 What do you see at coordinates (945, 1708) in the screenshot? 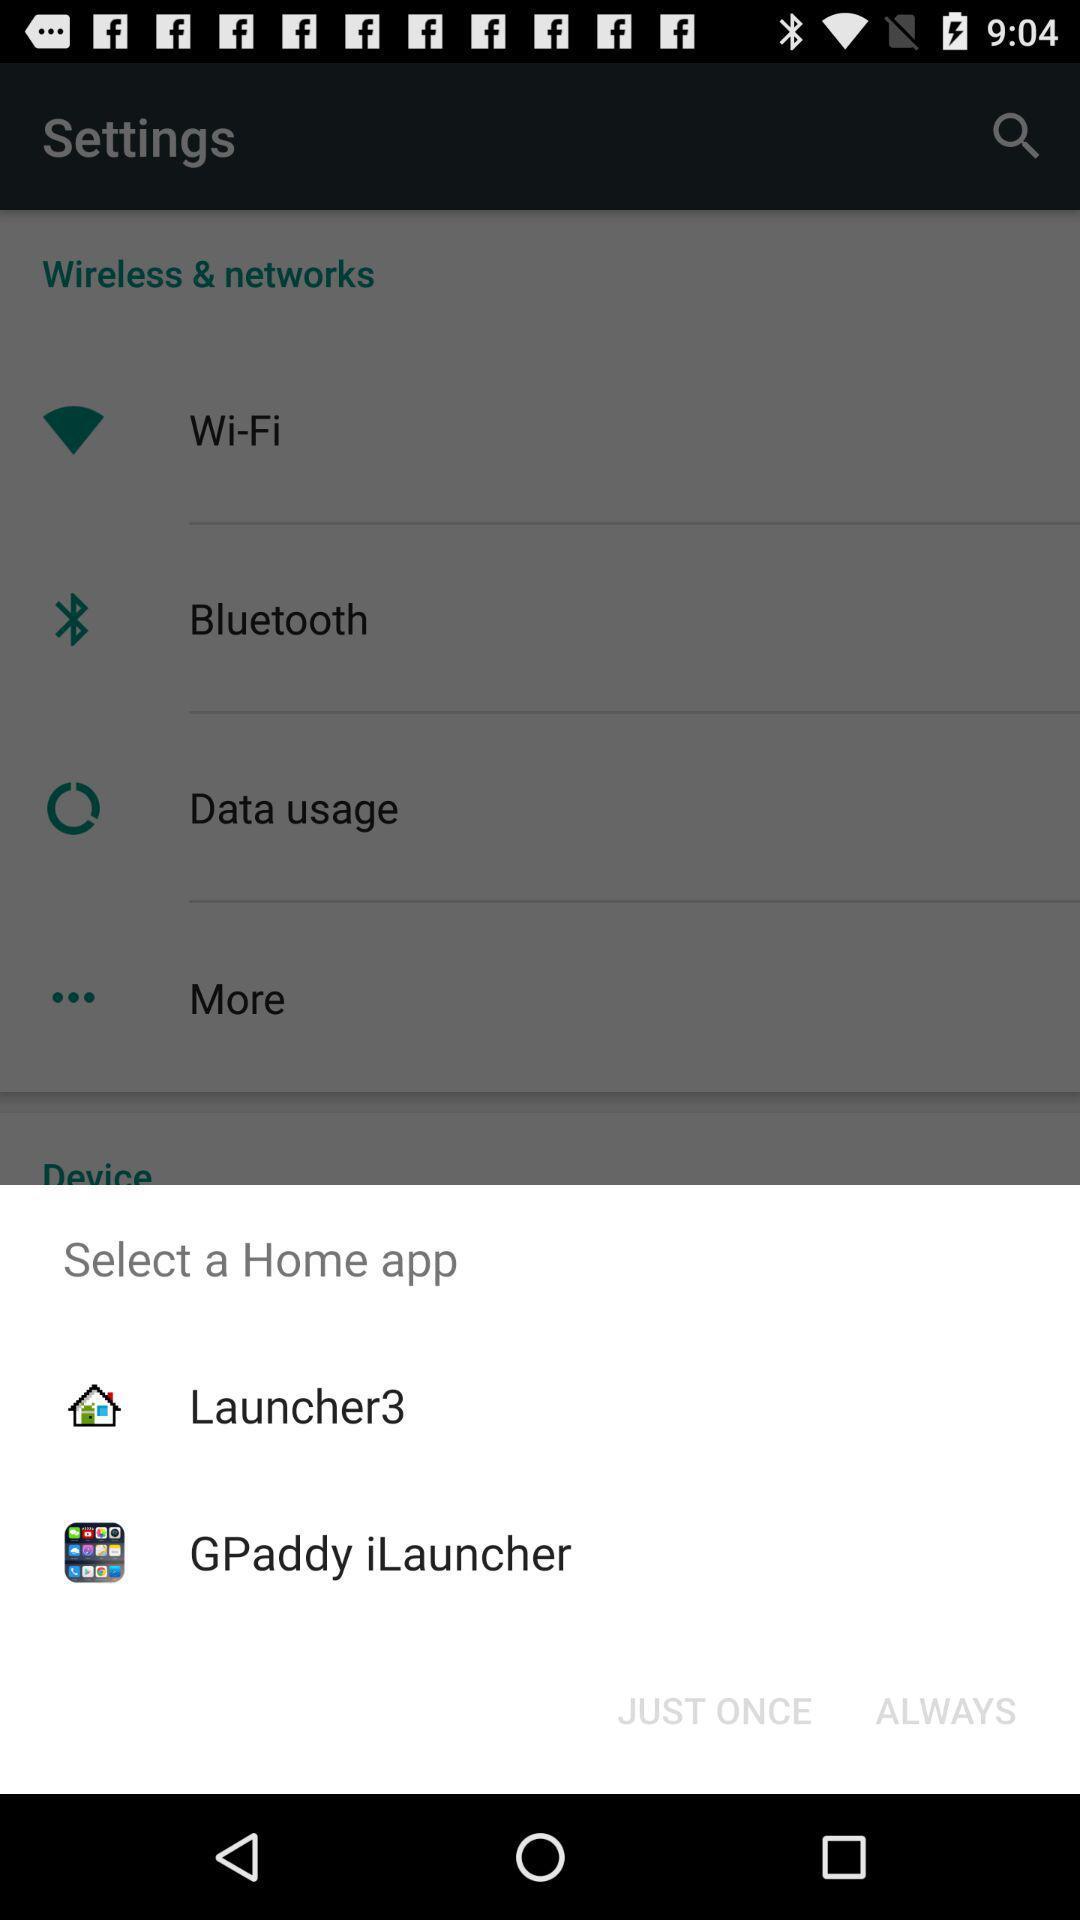
I see `the always item` at bounding box center [945, 1708].